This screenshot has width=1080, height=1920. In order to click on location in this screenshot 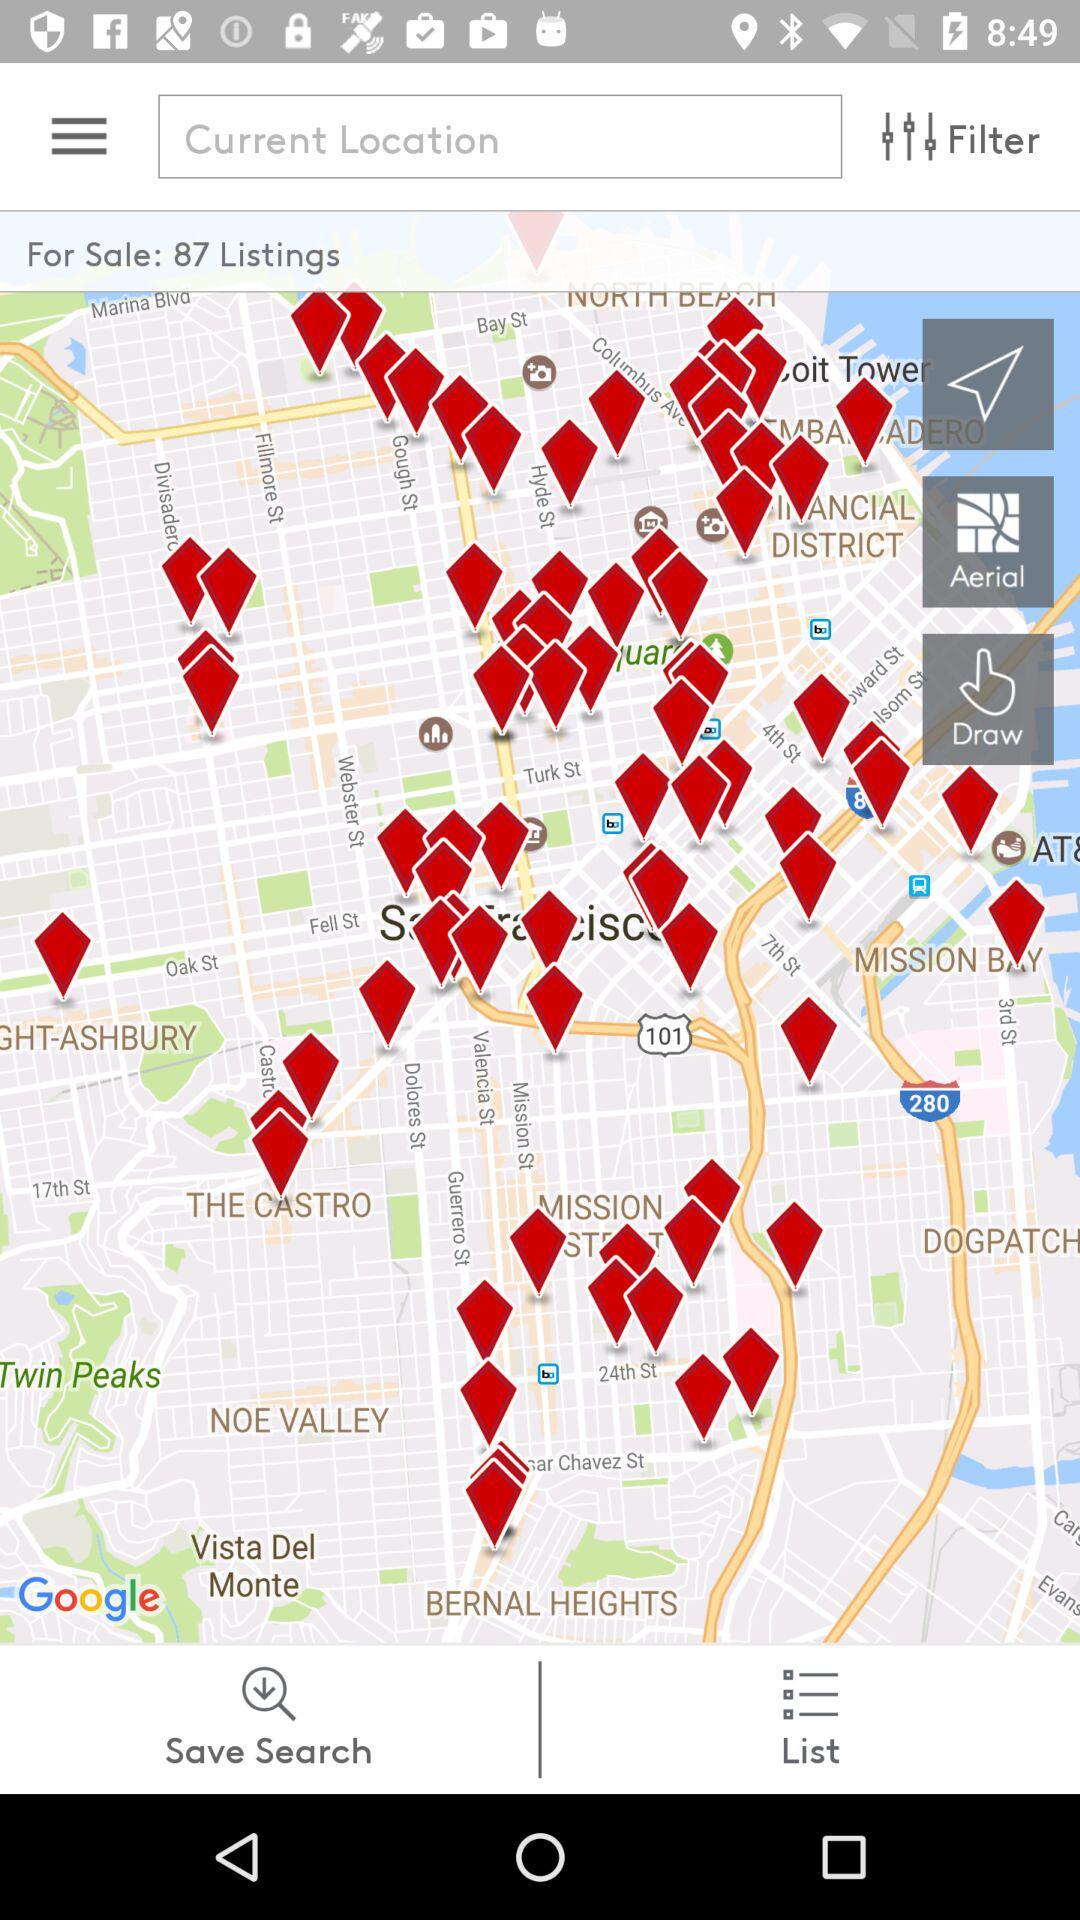, I will do `click(499, 135)`.